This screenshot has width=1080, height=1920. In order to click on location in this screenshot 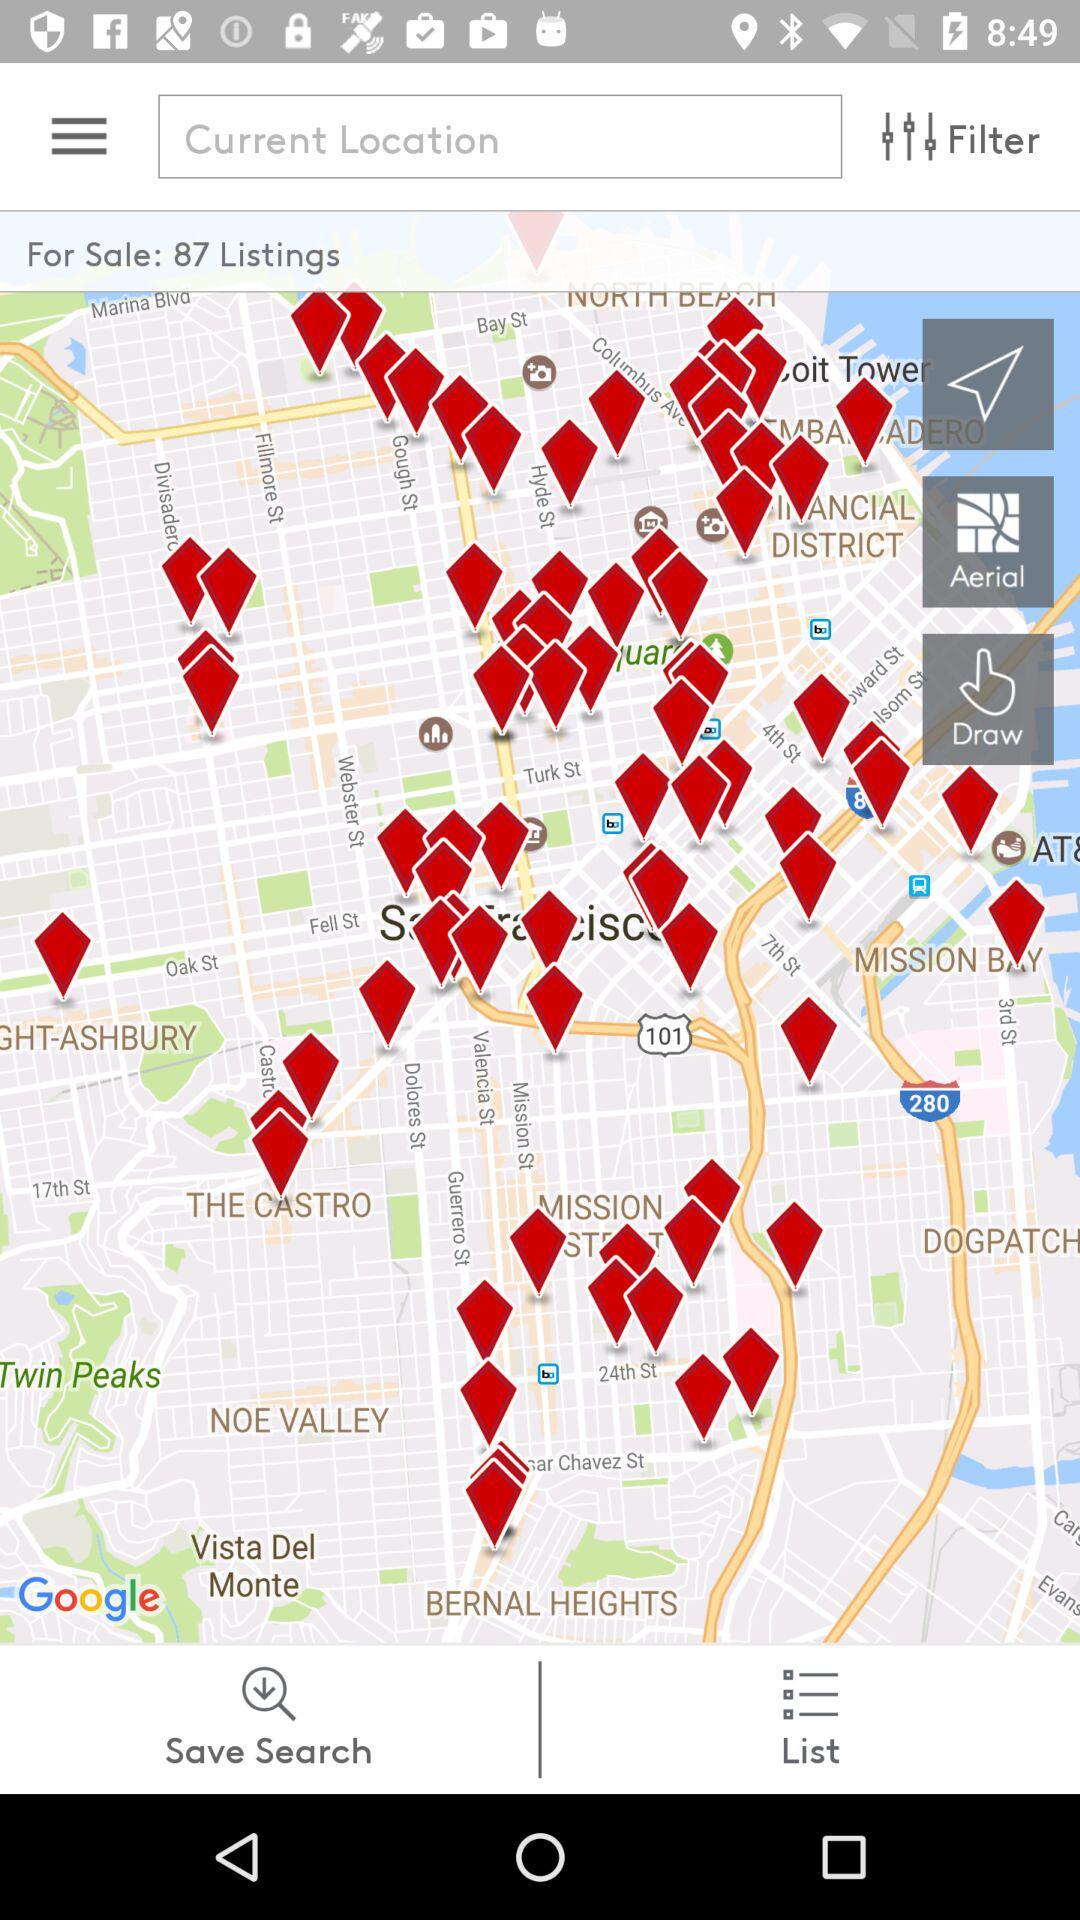, I will do `click(499, 135)`.